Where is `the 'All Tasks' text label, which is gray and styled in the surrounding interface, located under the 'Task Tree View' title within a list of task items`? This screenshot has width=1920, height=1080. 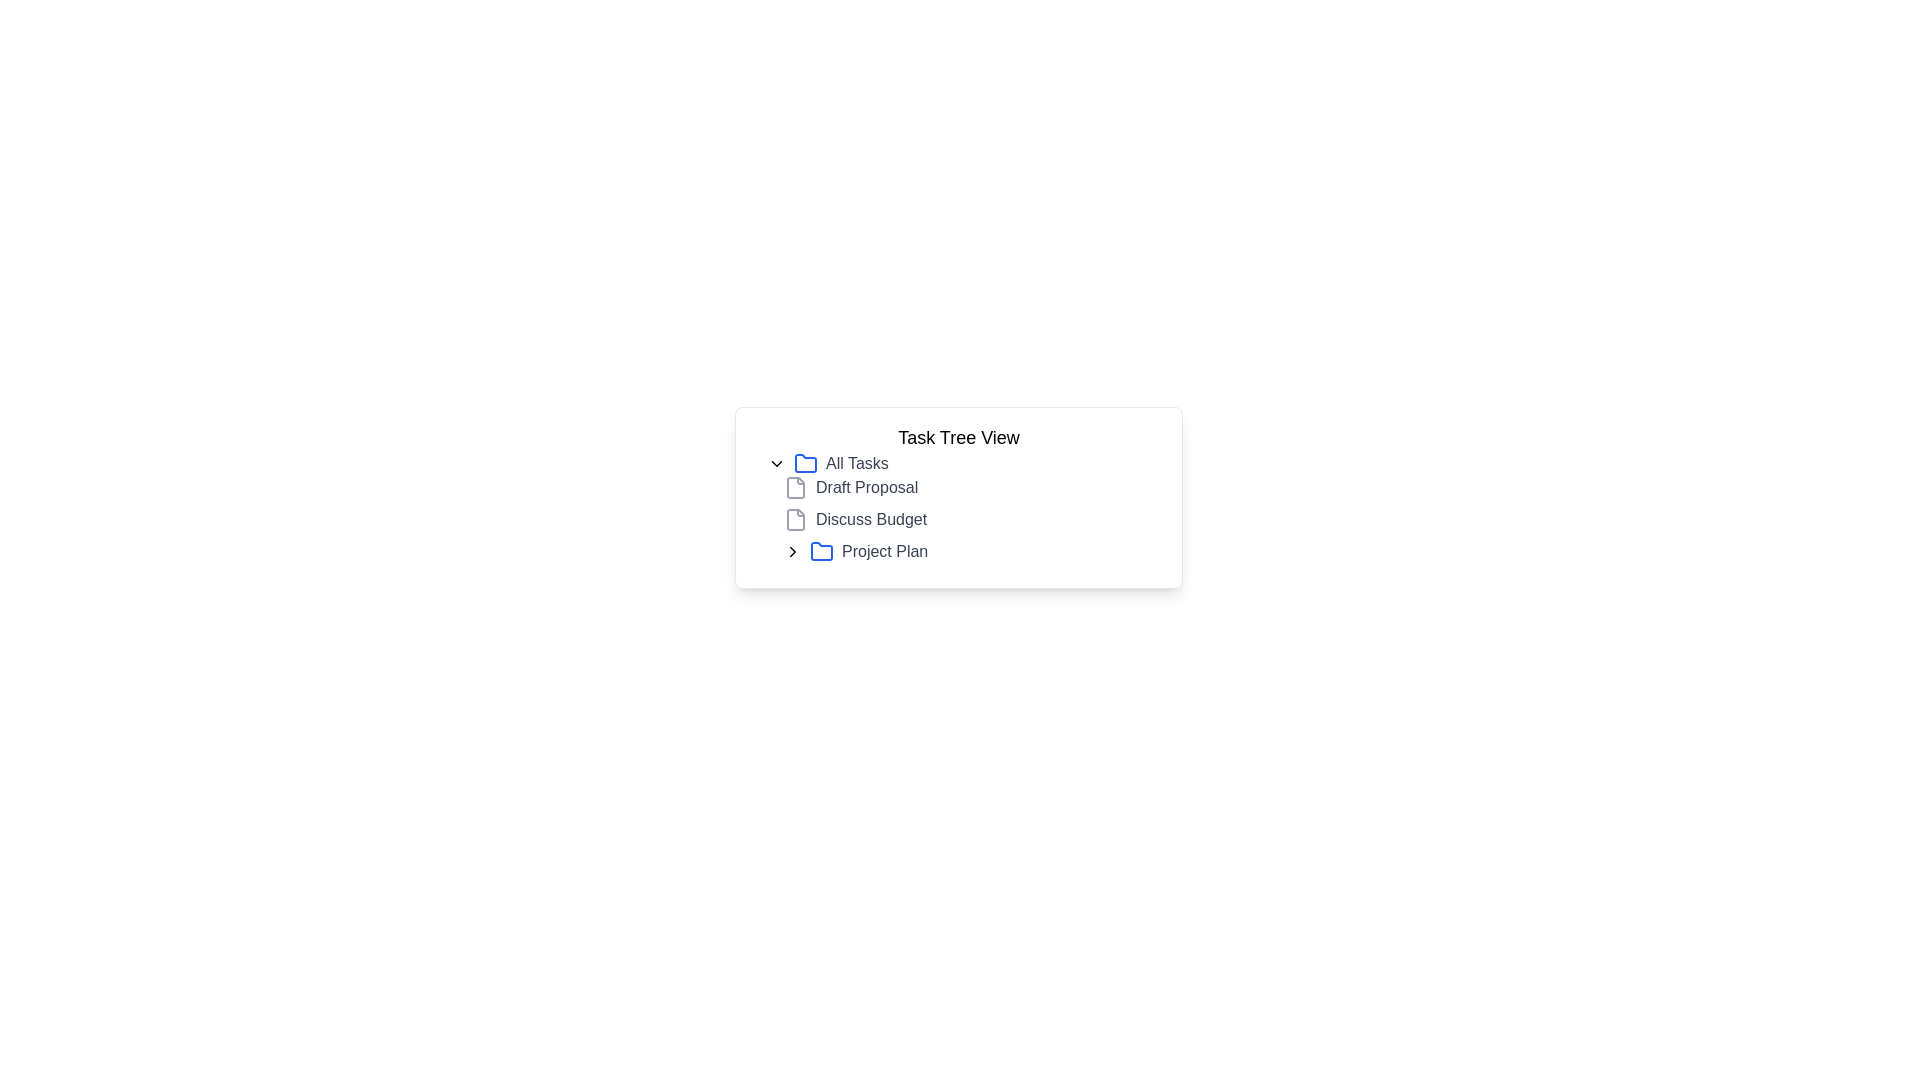
the 'All Tasks' text label, which is gray and styled in the surrounding interface, located under the 'Task Tree View' title within a list of task items is located at coordinates (857, 463).